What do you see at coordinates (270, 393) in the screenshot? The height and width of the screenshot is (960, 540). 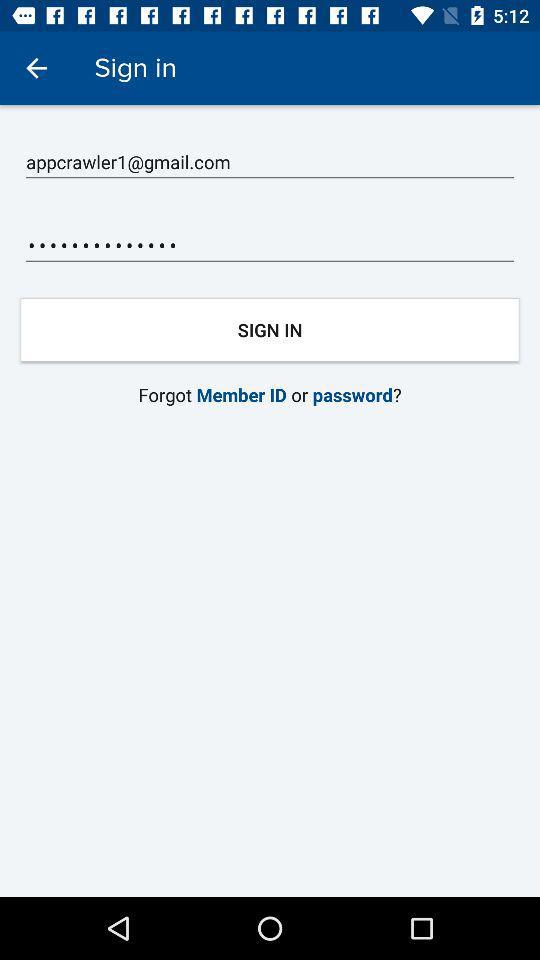 I see `forgot member id item` at bounding box center [270, 393].